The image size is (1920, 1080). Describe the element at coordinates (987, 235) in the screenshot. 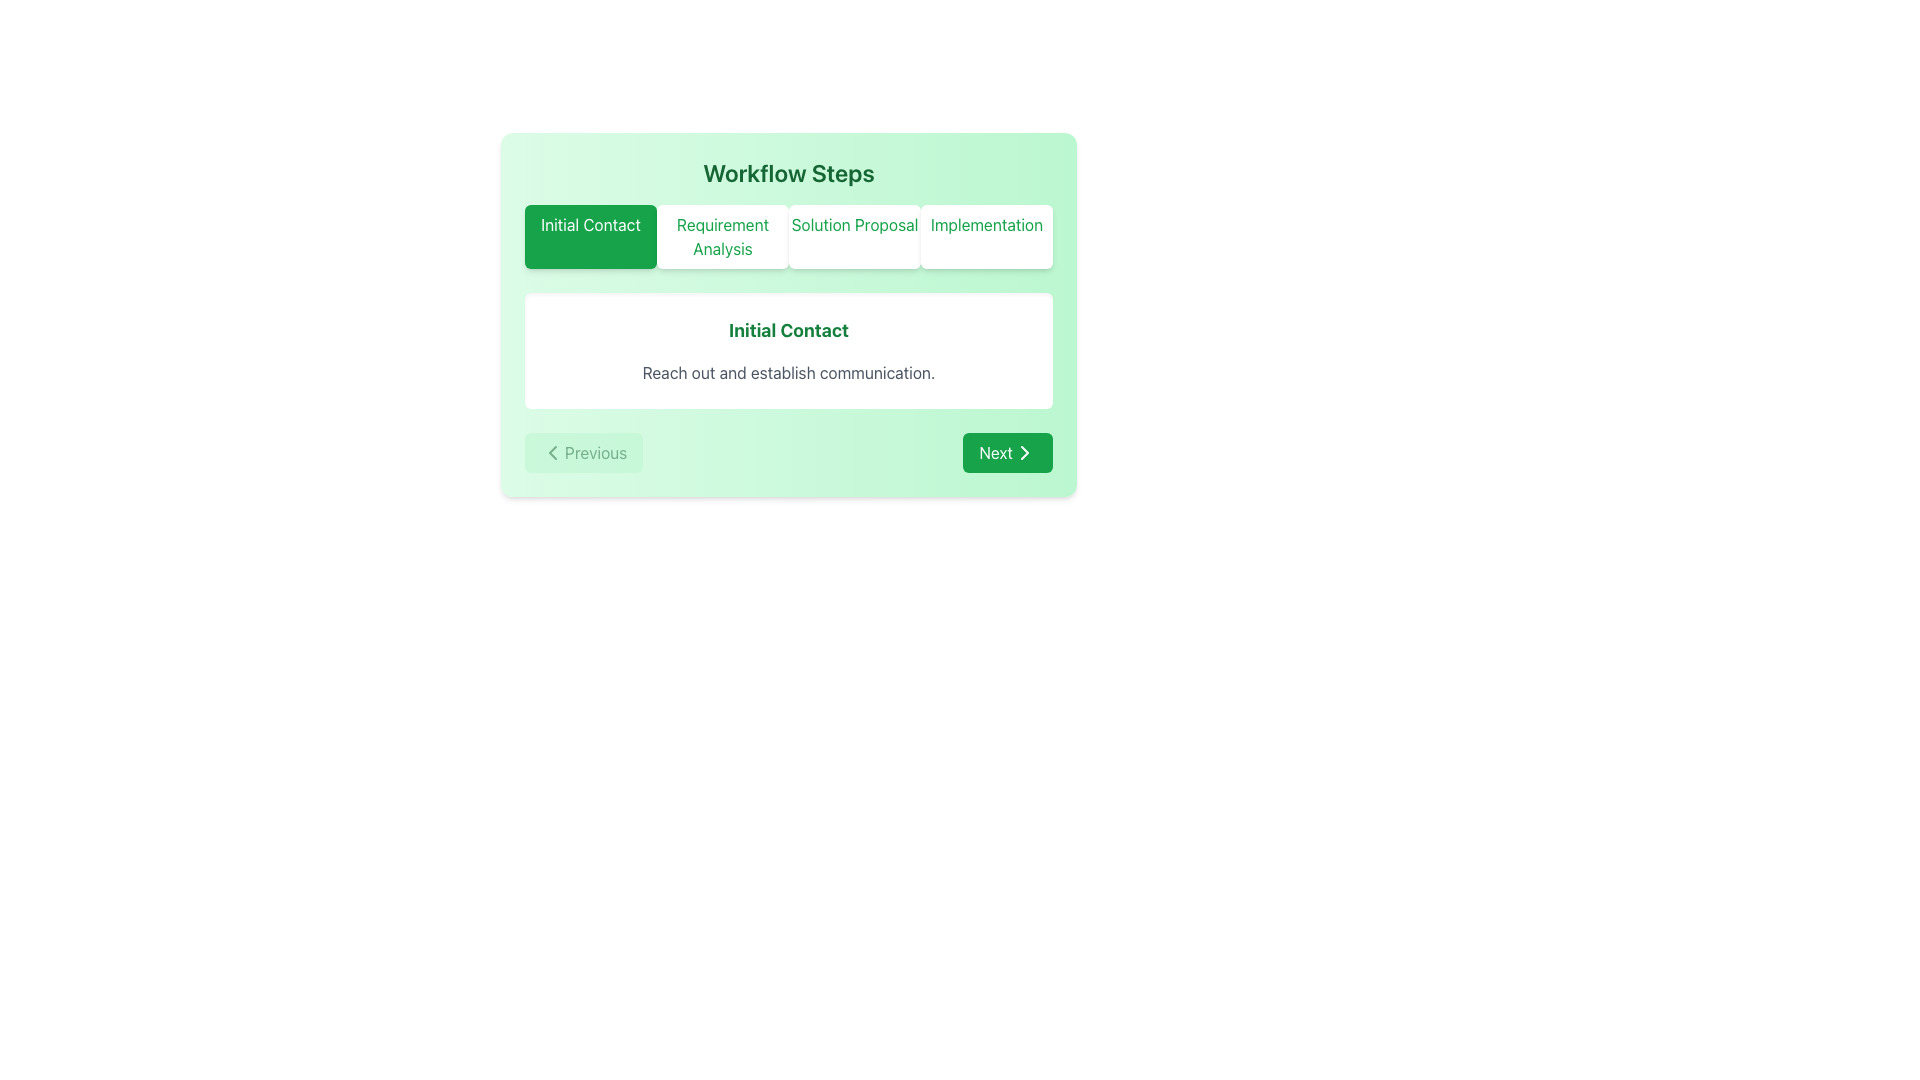

I see `the 'Implementation' button, which is a rectangular button with green text on a white background, located at the top-right section of the component area` at that location.